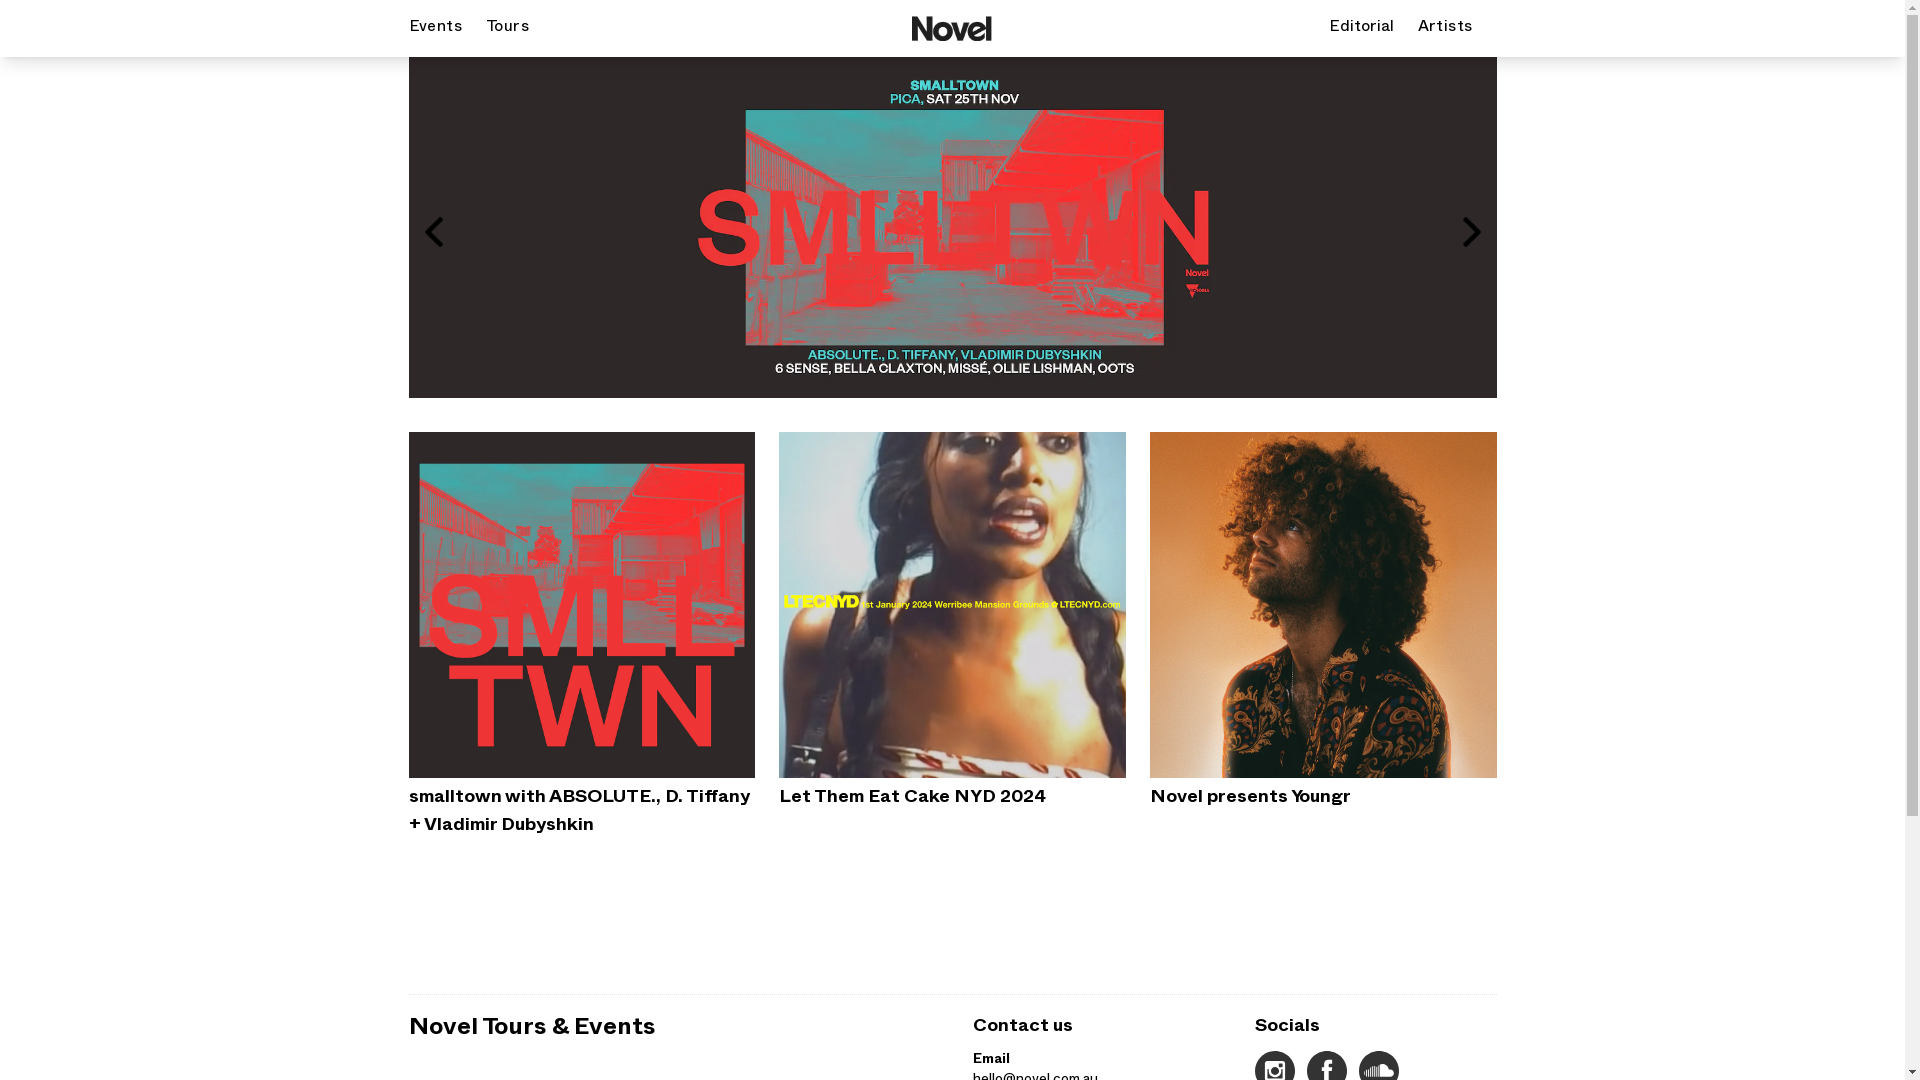 This screenshot has width=1920, height=1080. I want to click on 'Novel', so click(950, 28).